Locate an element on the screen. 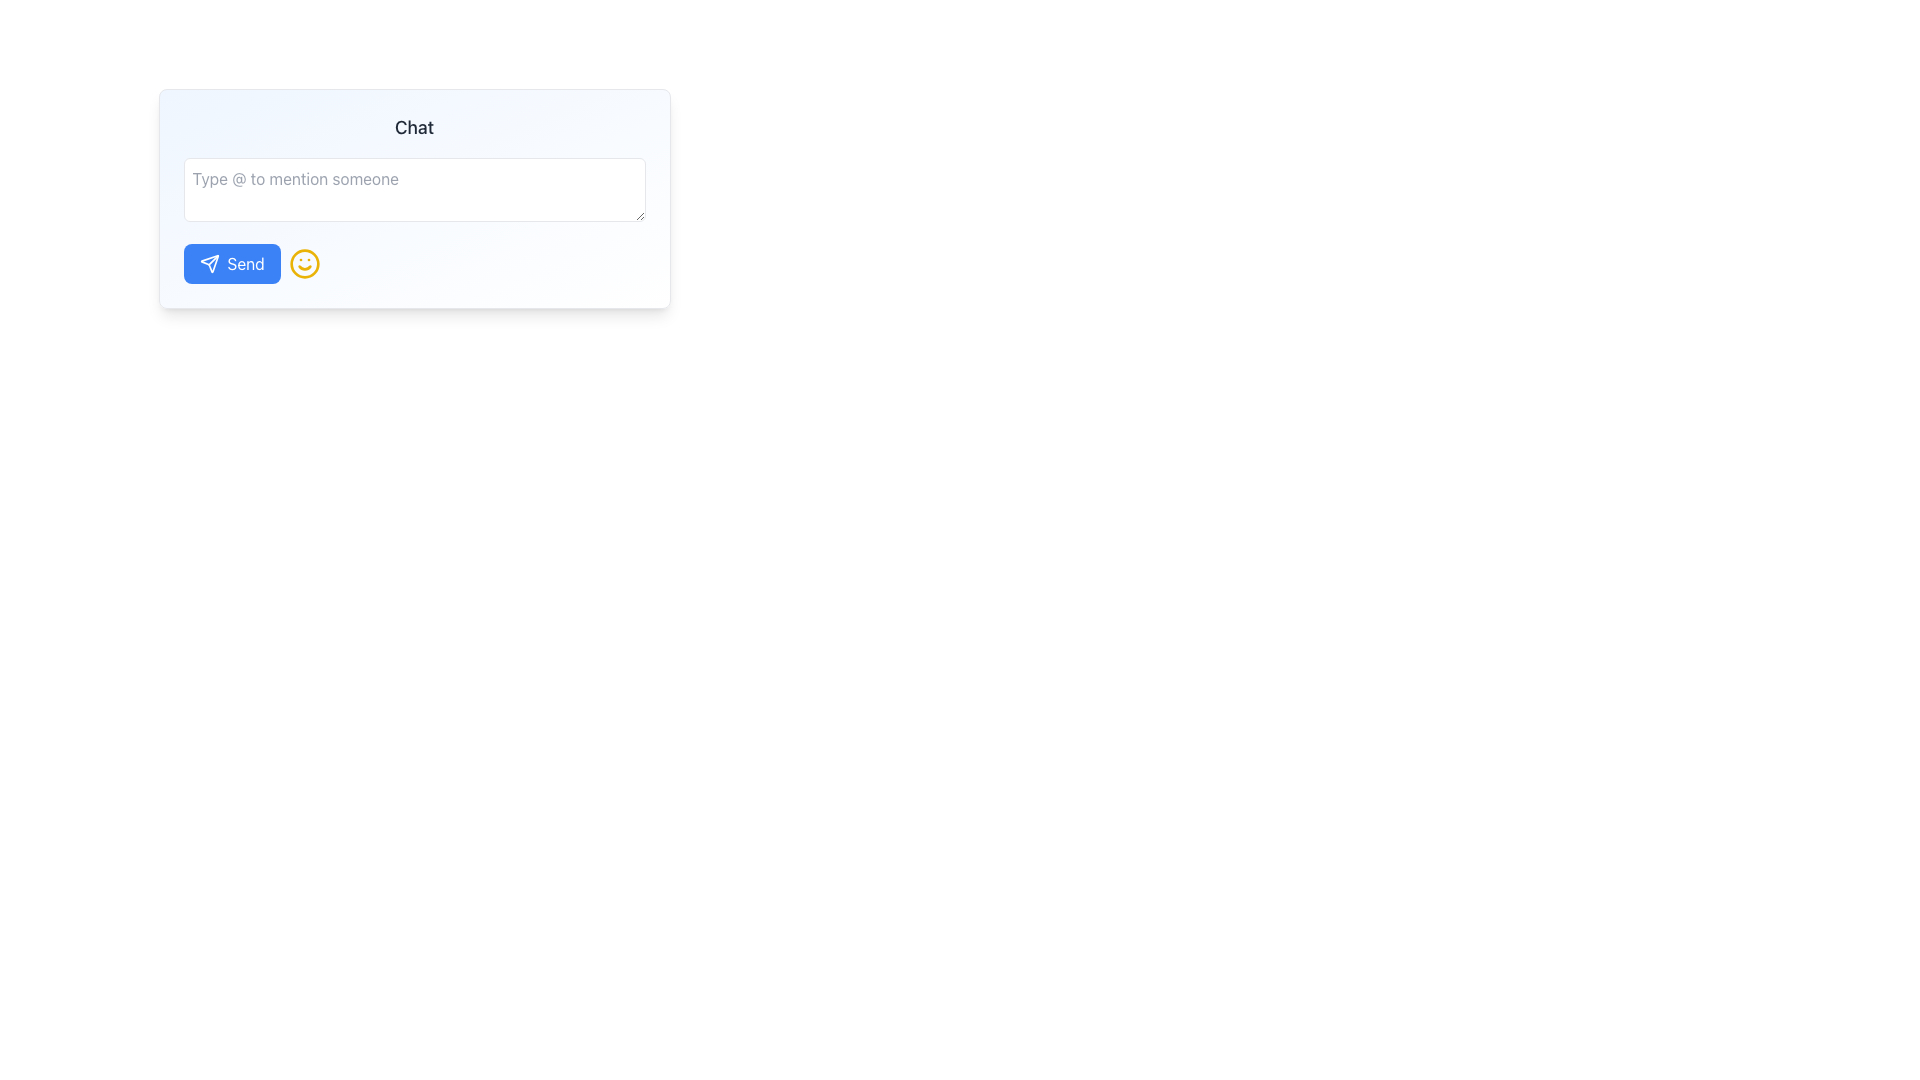 This screenshot has height=1080, width=1920. the decorative icon located at the leftmost portion of the 'Send' button, which emphasizes its purpose for sending messages, situated below the text input box is located at coordinates (209, 262).